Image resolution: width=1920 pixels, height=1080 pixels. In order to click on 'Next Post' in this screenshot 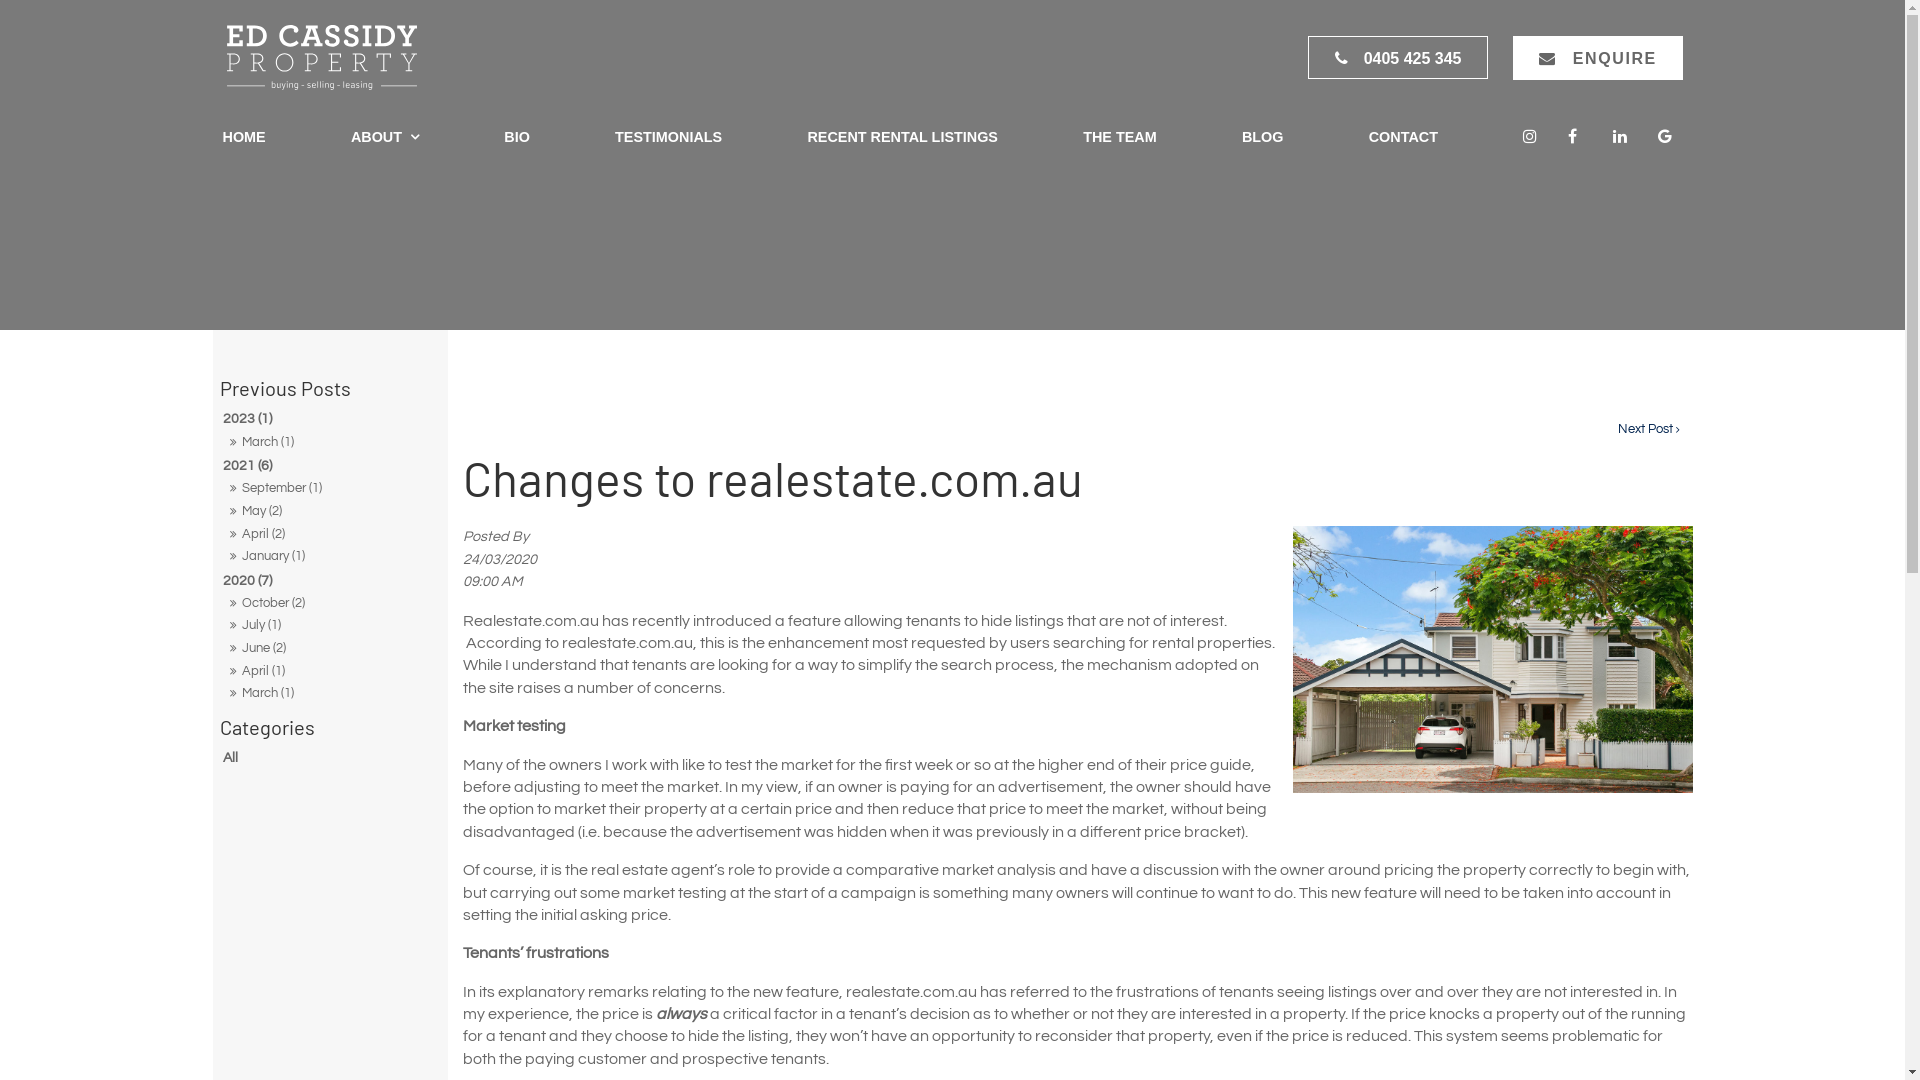, I will do `click(1649, 428)`.